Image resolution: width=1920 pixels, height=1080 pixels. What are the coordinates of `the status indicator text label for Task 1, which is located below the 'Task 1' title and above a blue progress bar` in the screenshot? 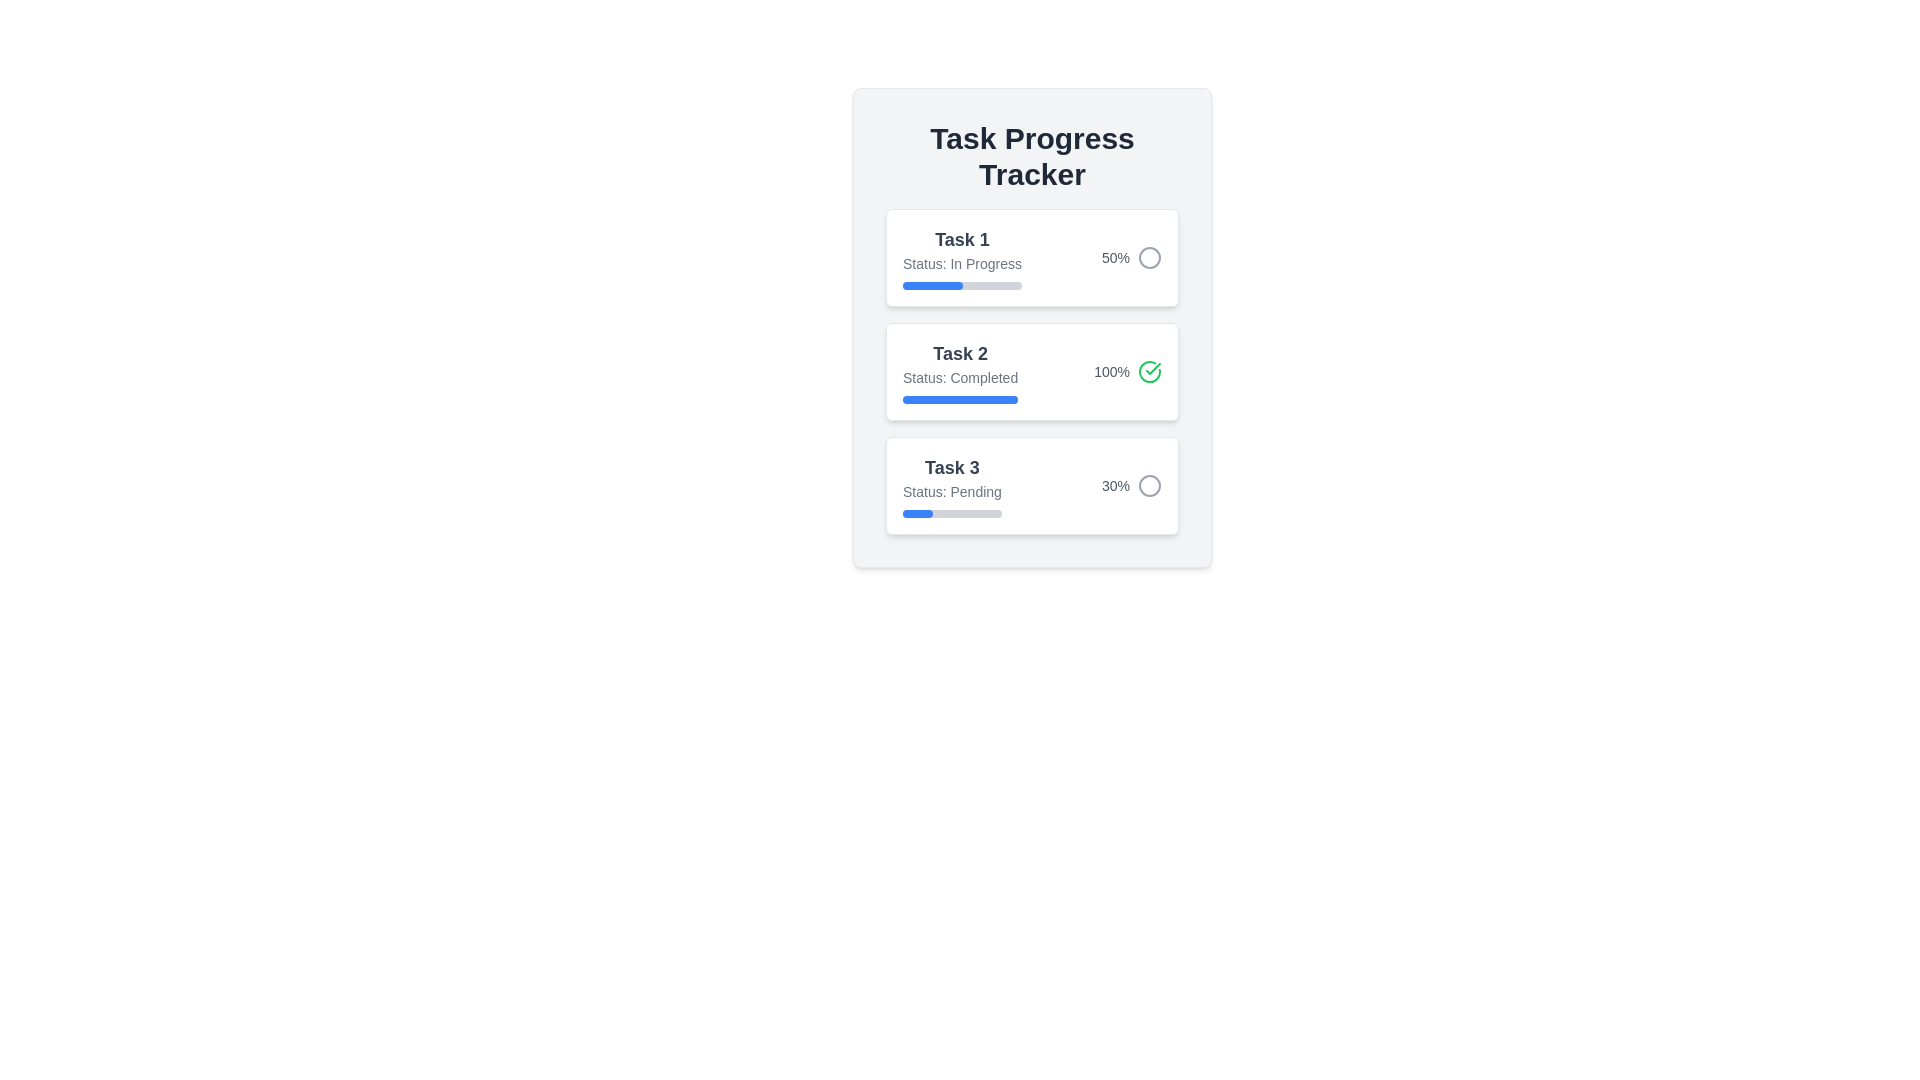 It's located at (962, 262).